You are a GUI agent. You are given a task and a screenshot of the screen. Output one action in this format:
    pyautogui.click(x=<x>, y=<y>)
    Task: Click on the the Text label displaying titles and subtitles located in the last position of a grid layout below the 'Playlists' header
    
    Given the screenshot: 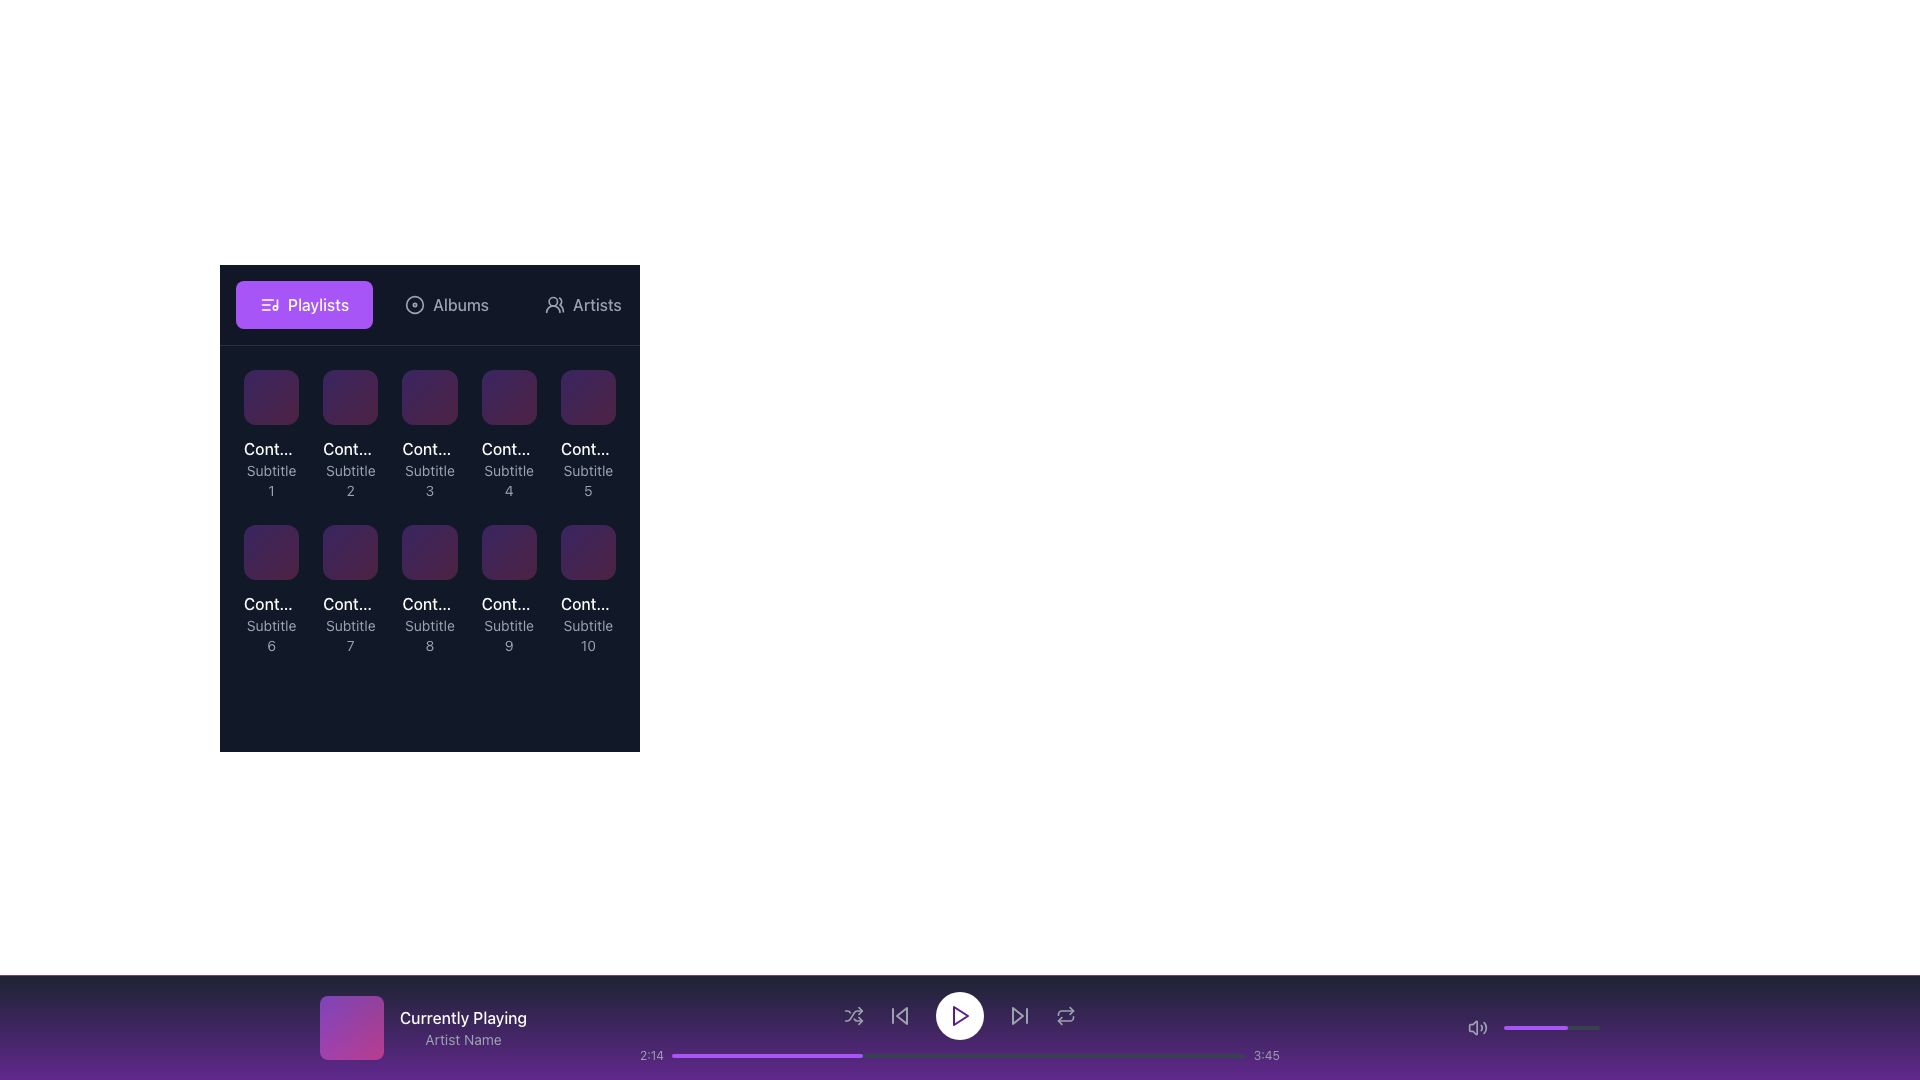 What is the action you would take?
    pyautogui.click(x=587, y=623)
    